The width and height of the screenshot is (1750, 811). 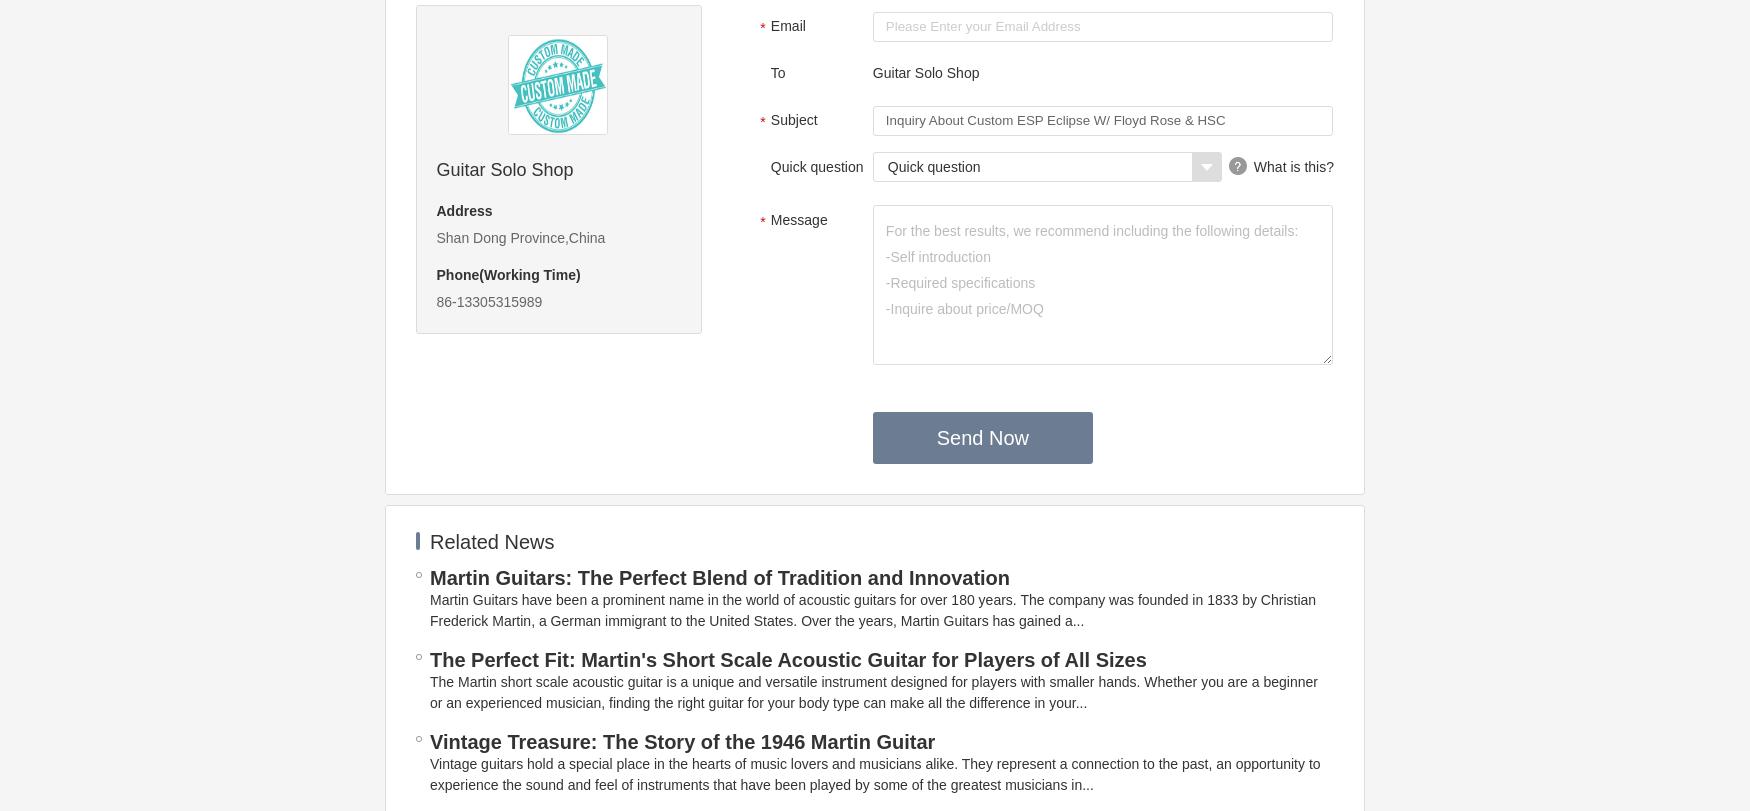 What do you see at coordinates (873, 609) in the screenshot?
I see `'Martin Guitars   have been a prominent name in the world of acoustic guitars for over 180 years. The company was founded in 1833 by Christian Frederick Martin, a German immigrant to the United States. Over the years, Martin Guitars has gained a...'` at bounding box center [873, 609].